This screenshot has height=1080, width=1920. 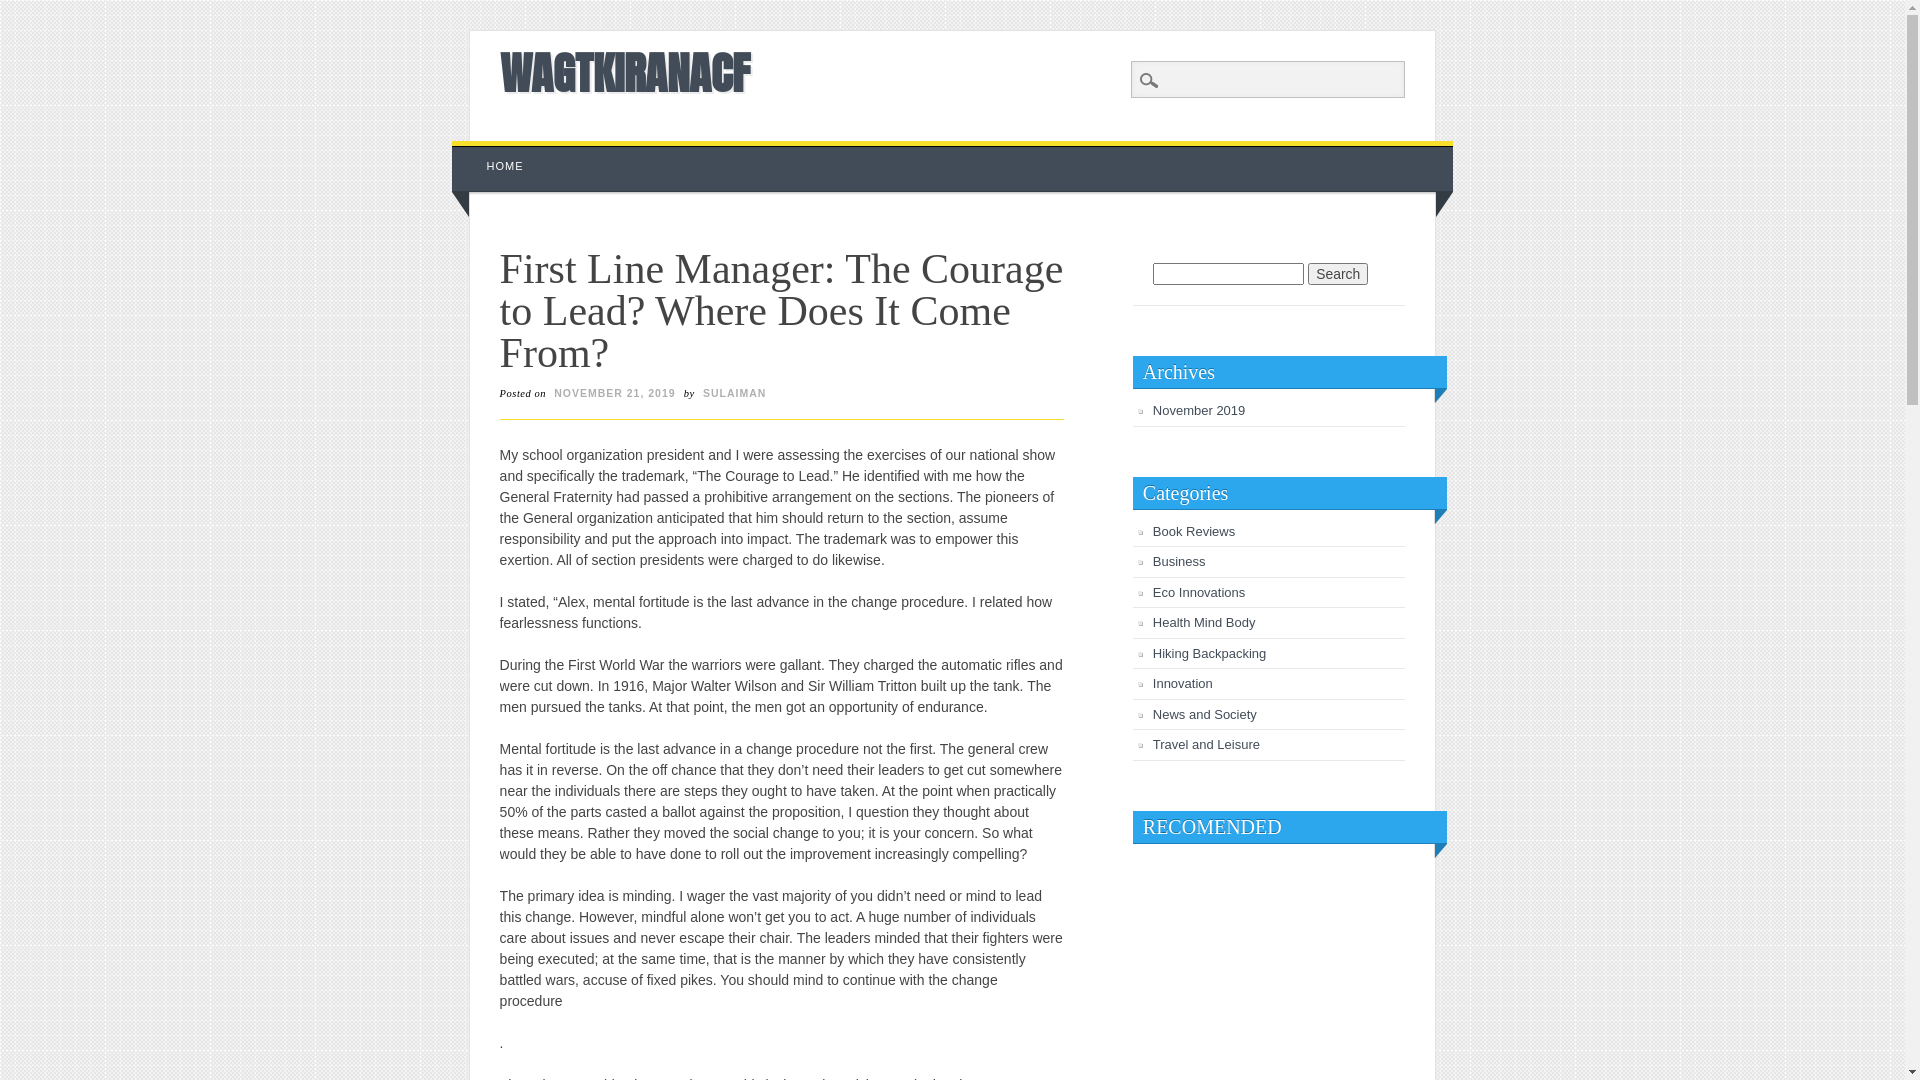 What do you see at coordinates (1199, 591) in the screenshot?
I see `'Eco Innovations'` at bounding box center [1199, 591].